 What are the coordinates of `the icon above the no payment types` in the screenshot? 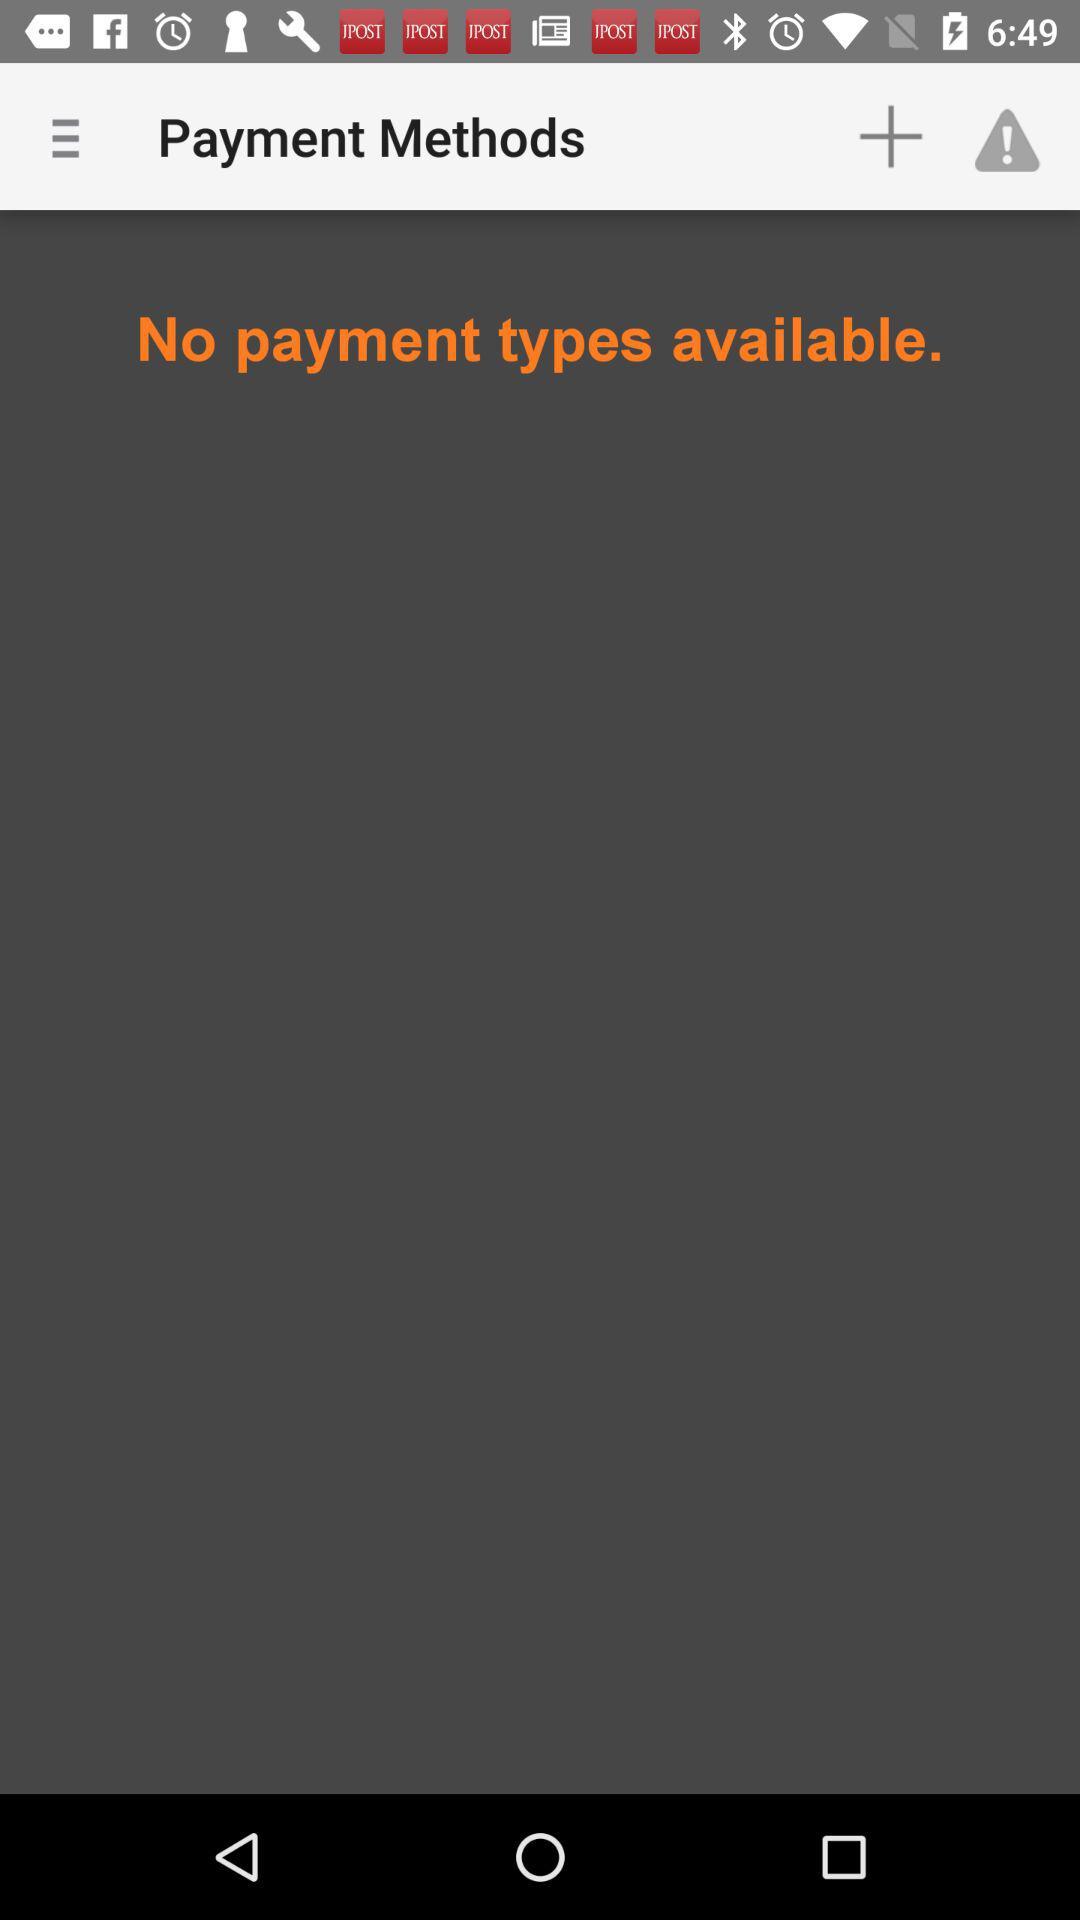 It's located at (72, 135).